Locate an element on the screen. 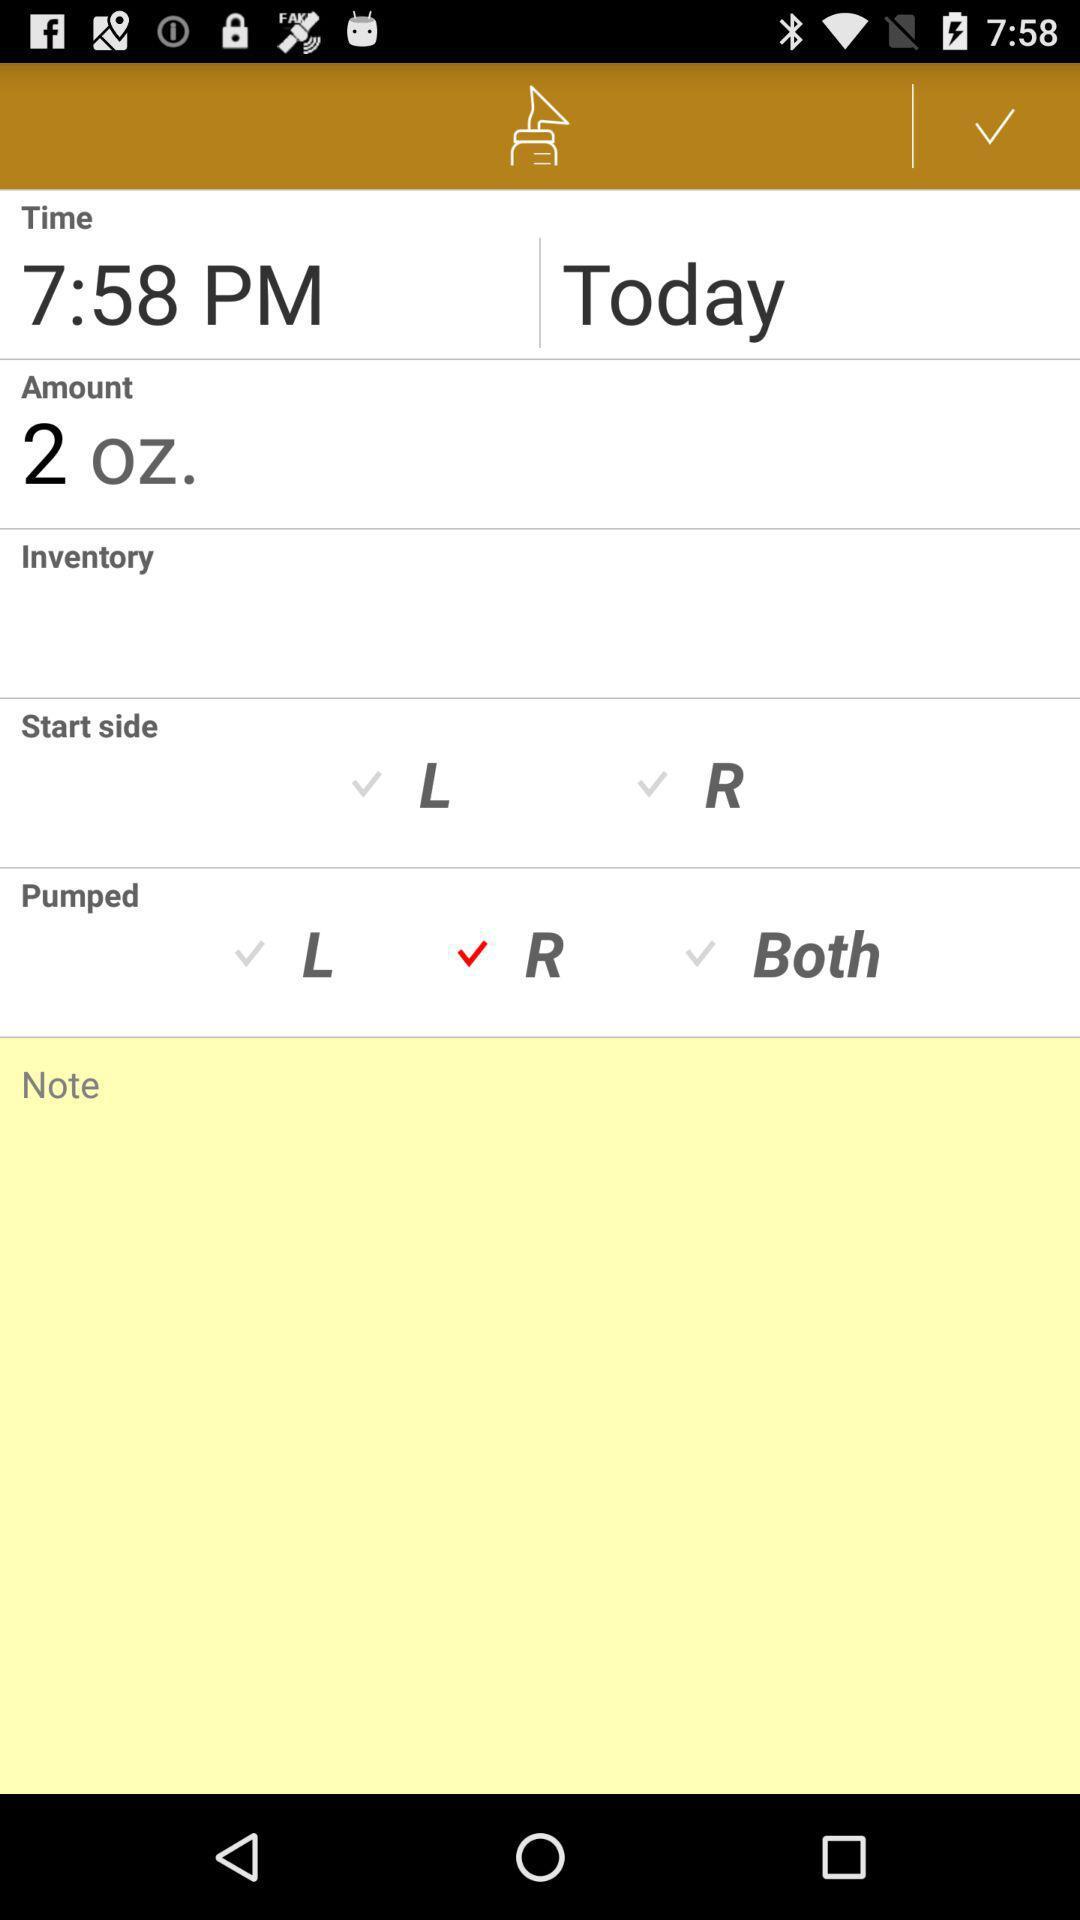  type inventory is located at coordinates (10, 612).